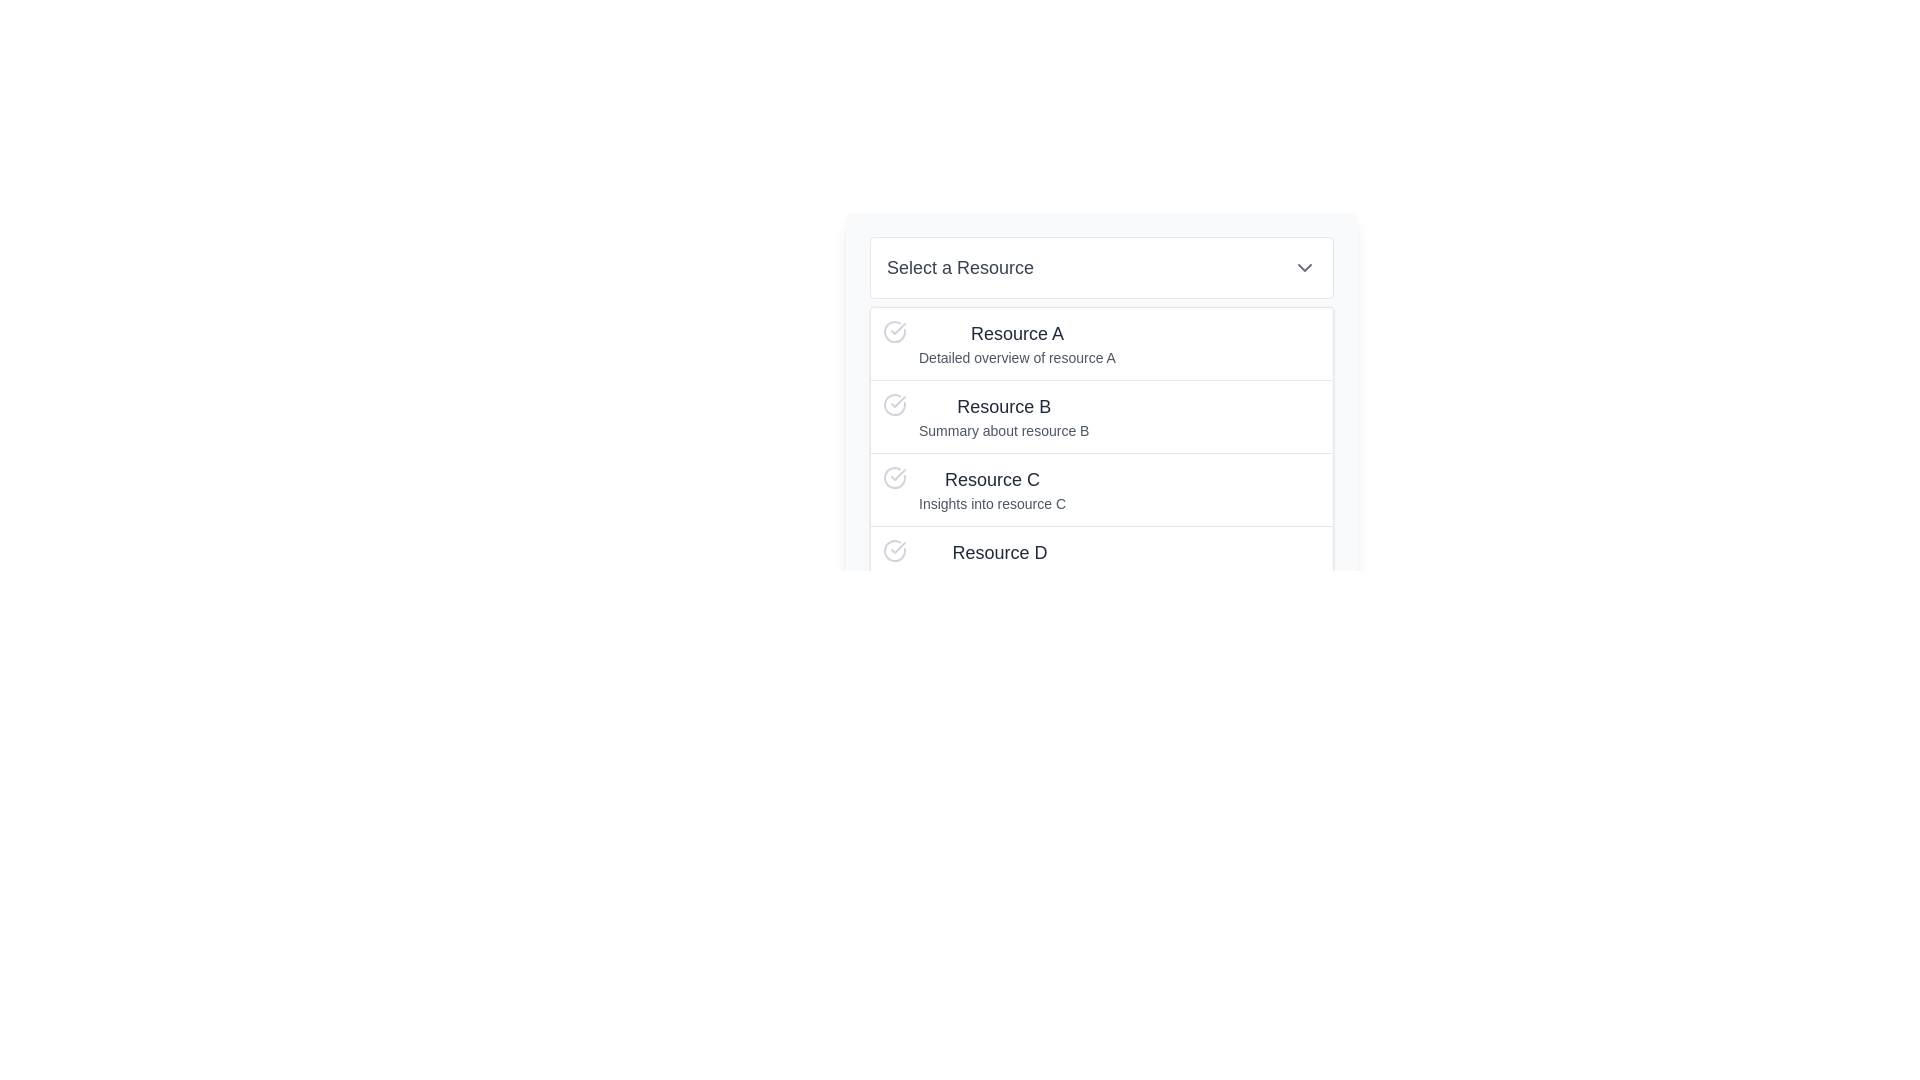  Describe the element at coordinates (1017, 357) in the screenshot. I see `the text label reading 'Detailed overview of resource A', which is styled in a smaller font size and muted gray color, located directly below 'Resource A' in the vertical list of resources` at that location.